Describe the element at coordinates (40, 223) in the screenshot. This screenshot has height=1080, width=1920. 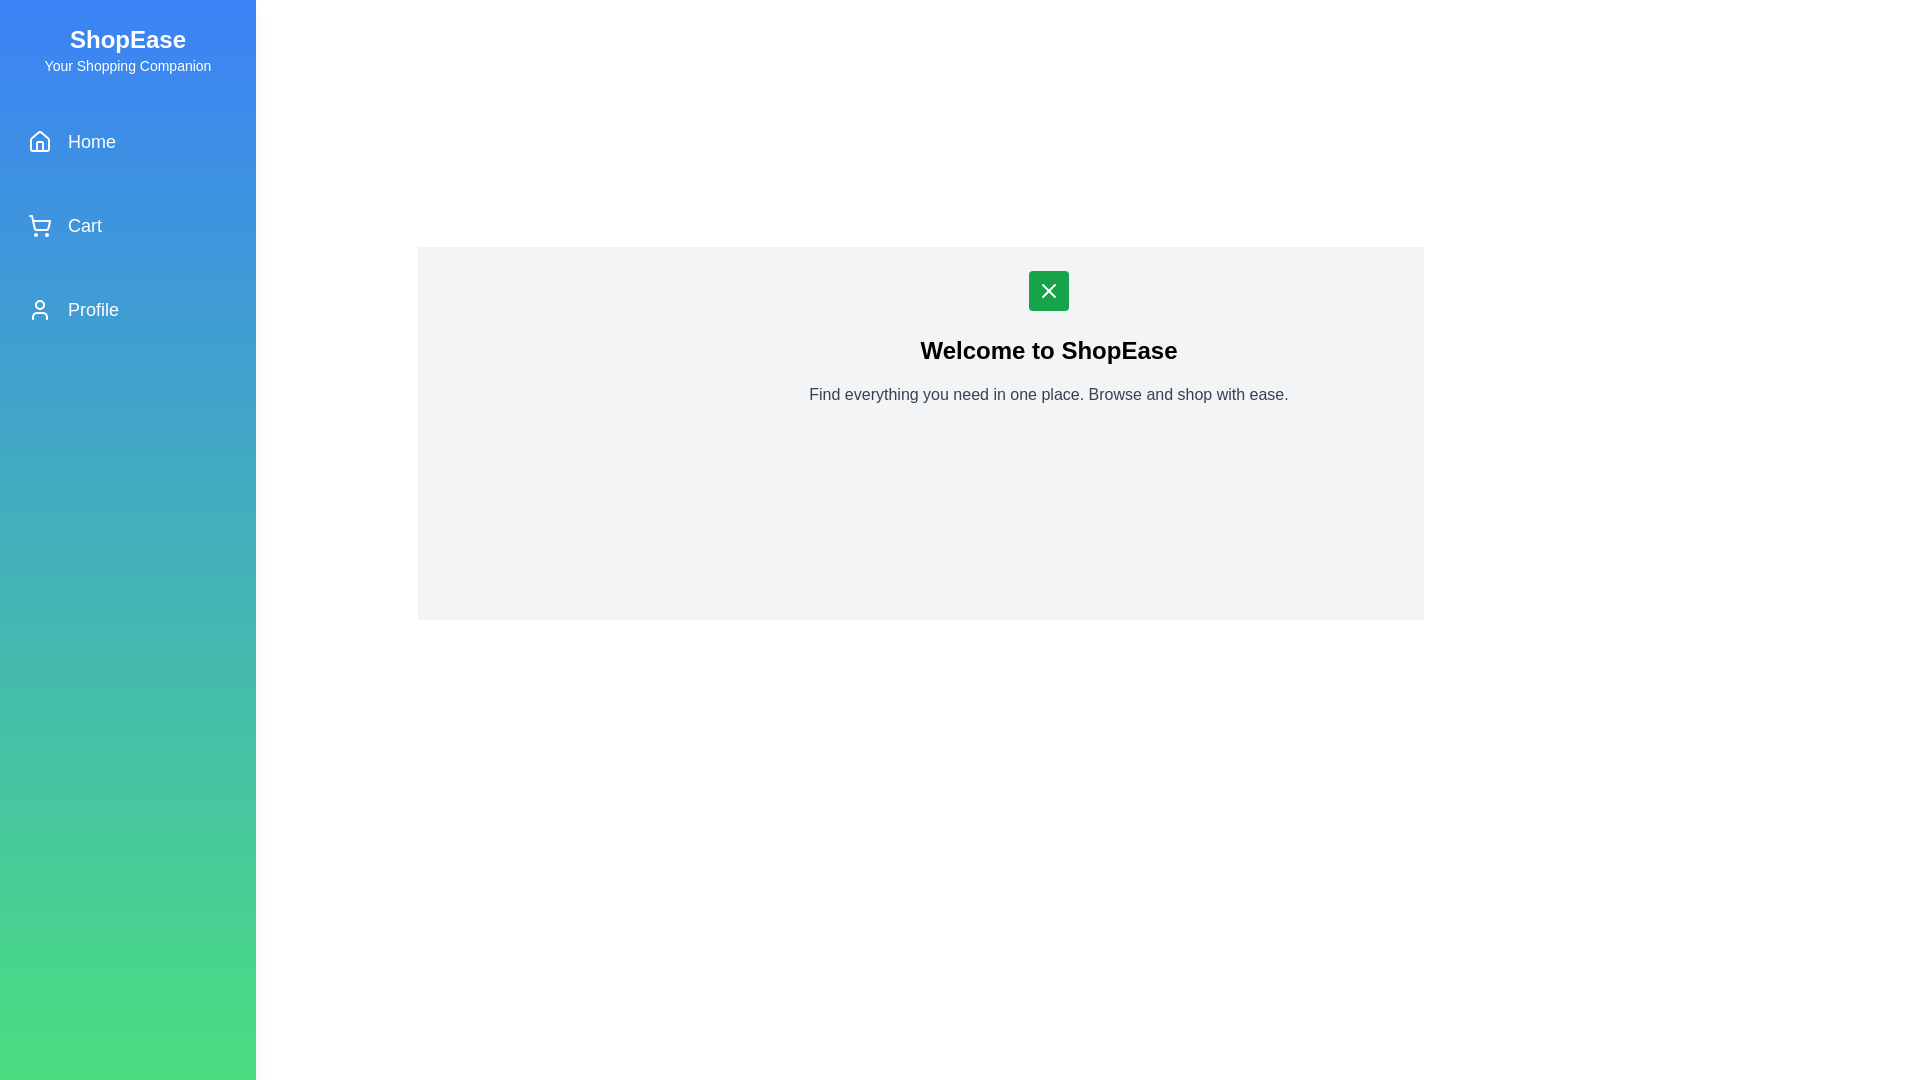
I see `the main body of the shopping cart icon in the vertical sidebar, which visually represents the cart feature of the application` at that location.